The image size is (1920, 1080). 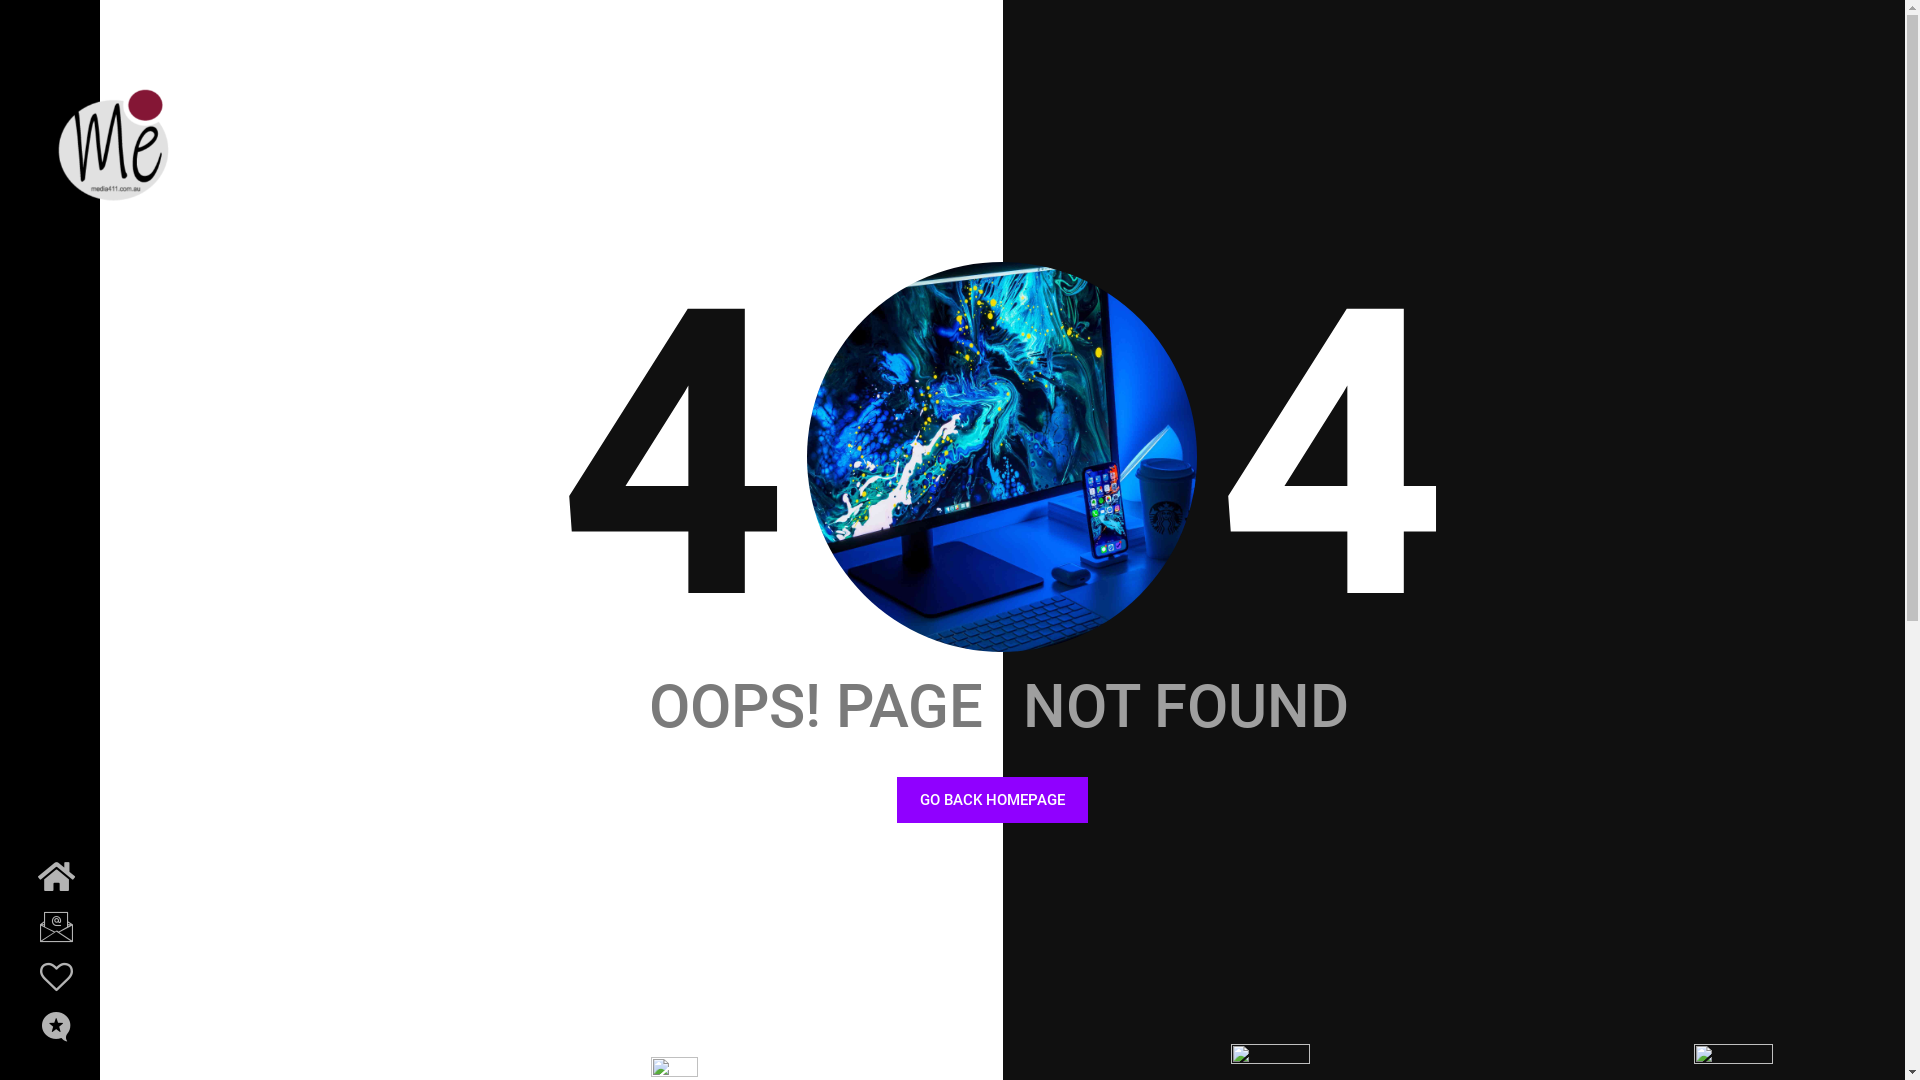 I want to click on 'GO BACK HOMEPAGE', so click(x=992, y=799).